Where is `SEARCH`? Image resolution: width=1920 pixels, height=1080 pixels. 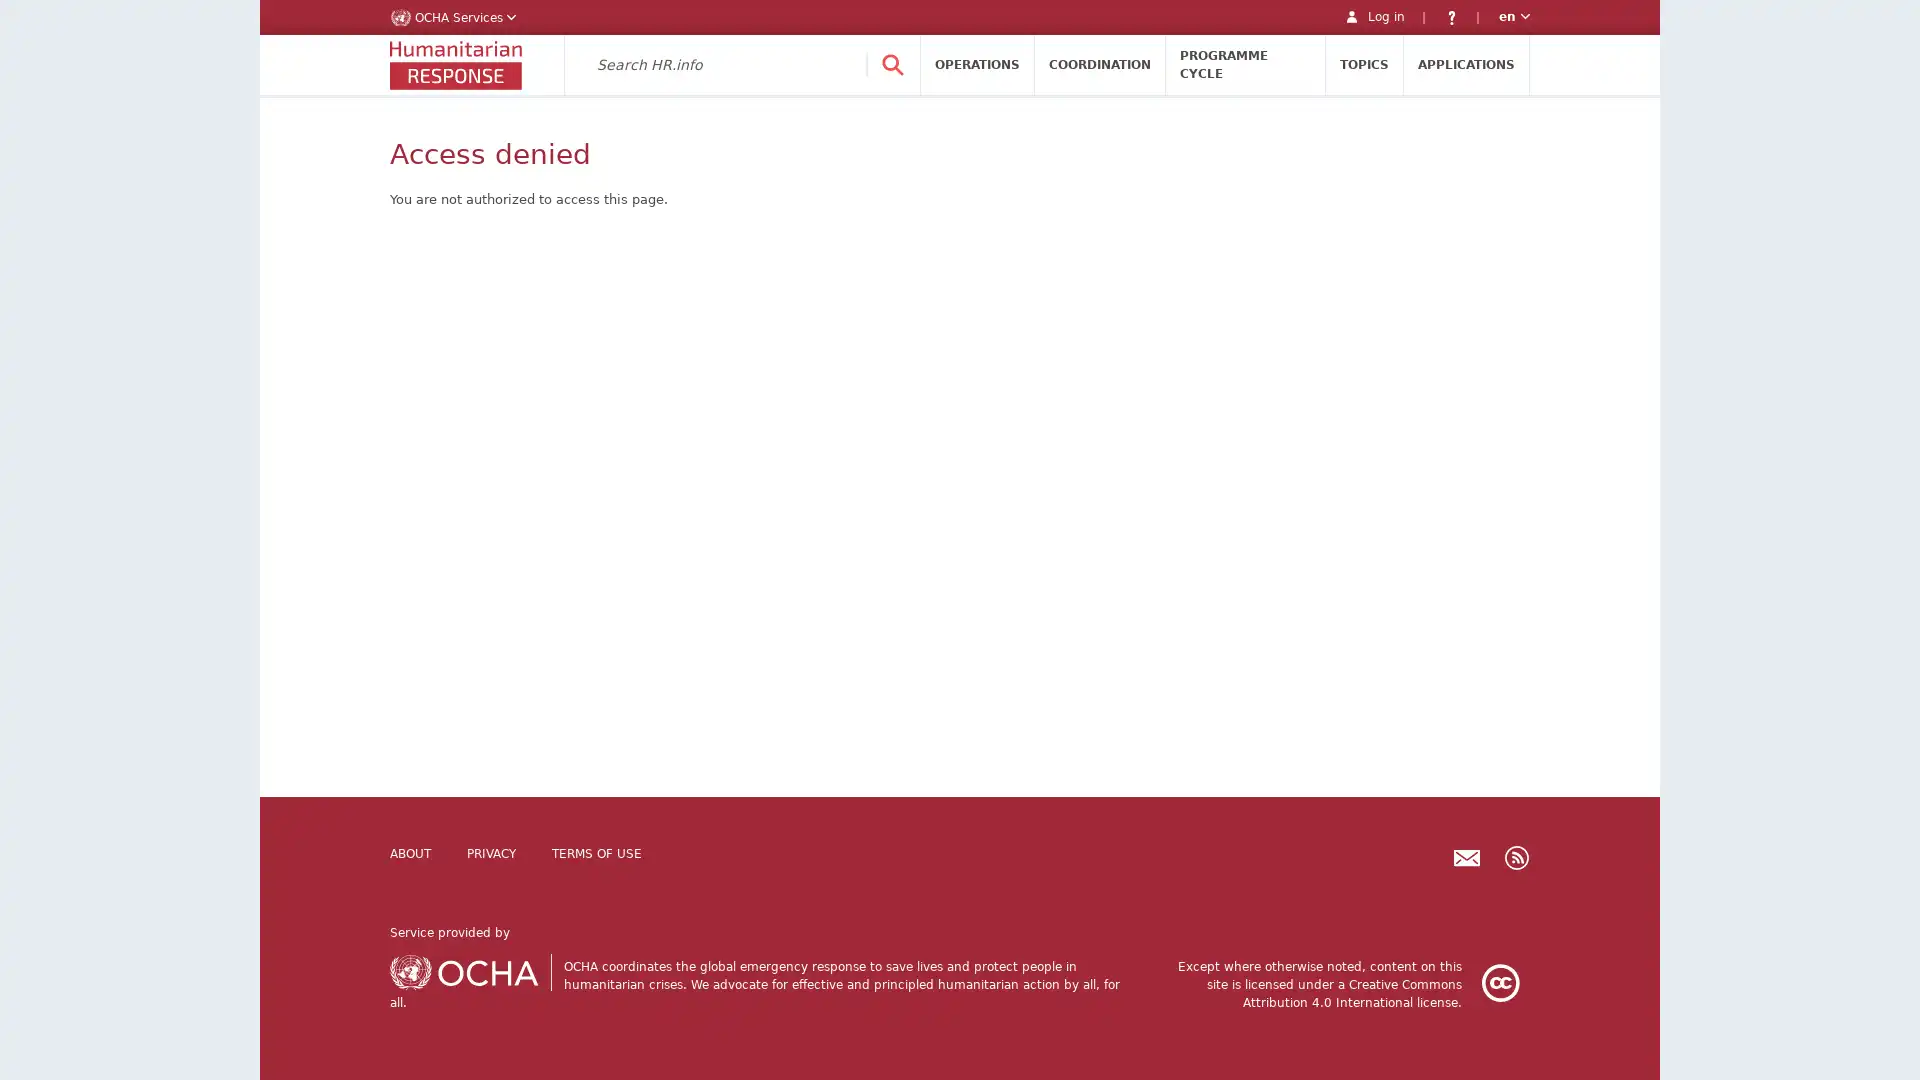 SEARCH is located at coordinates (891, 64).